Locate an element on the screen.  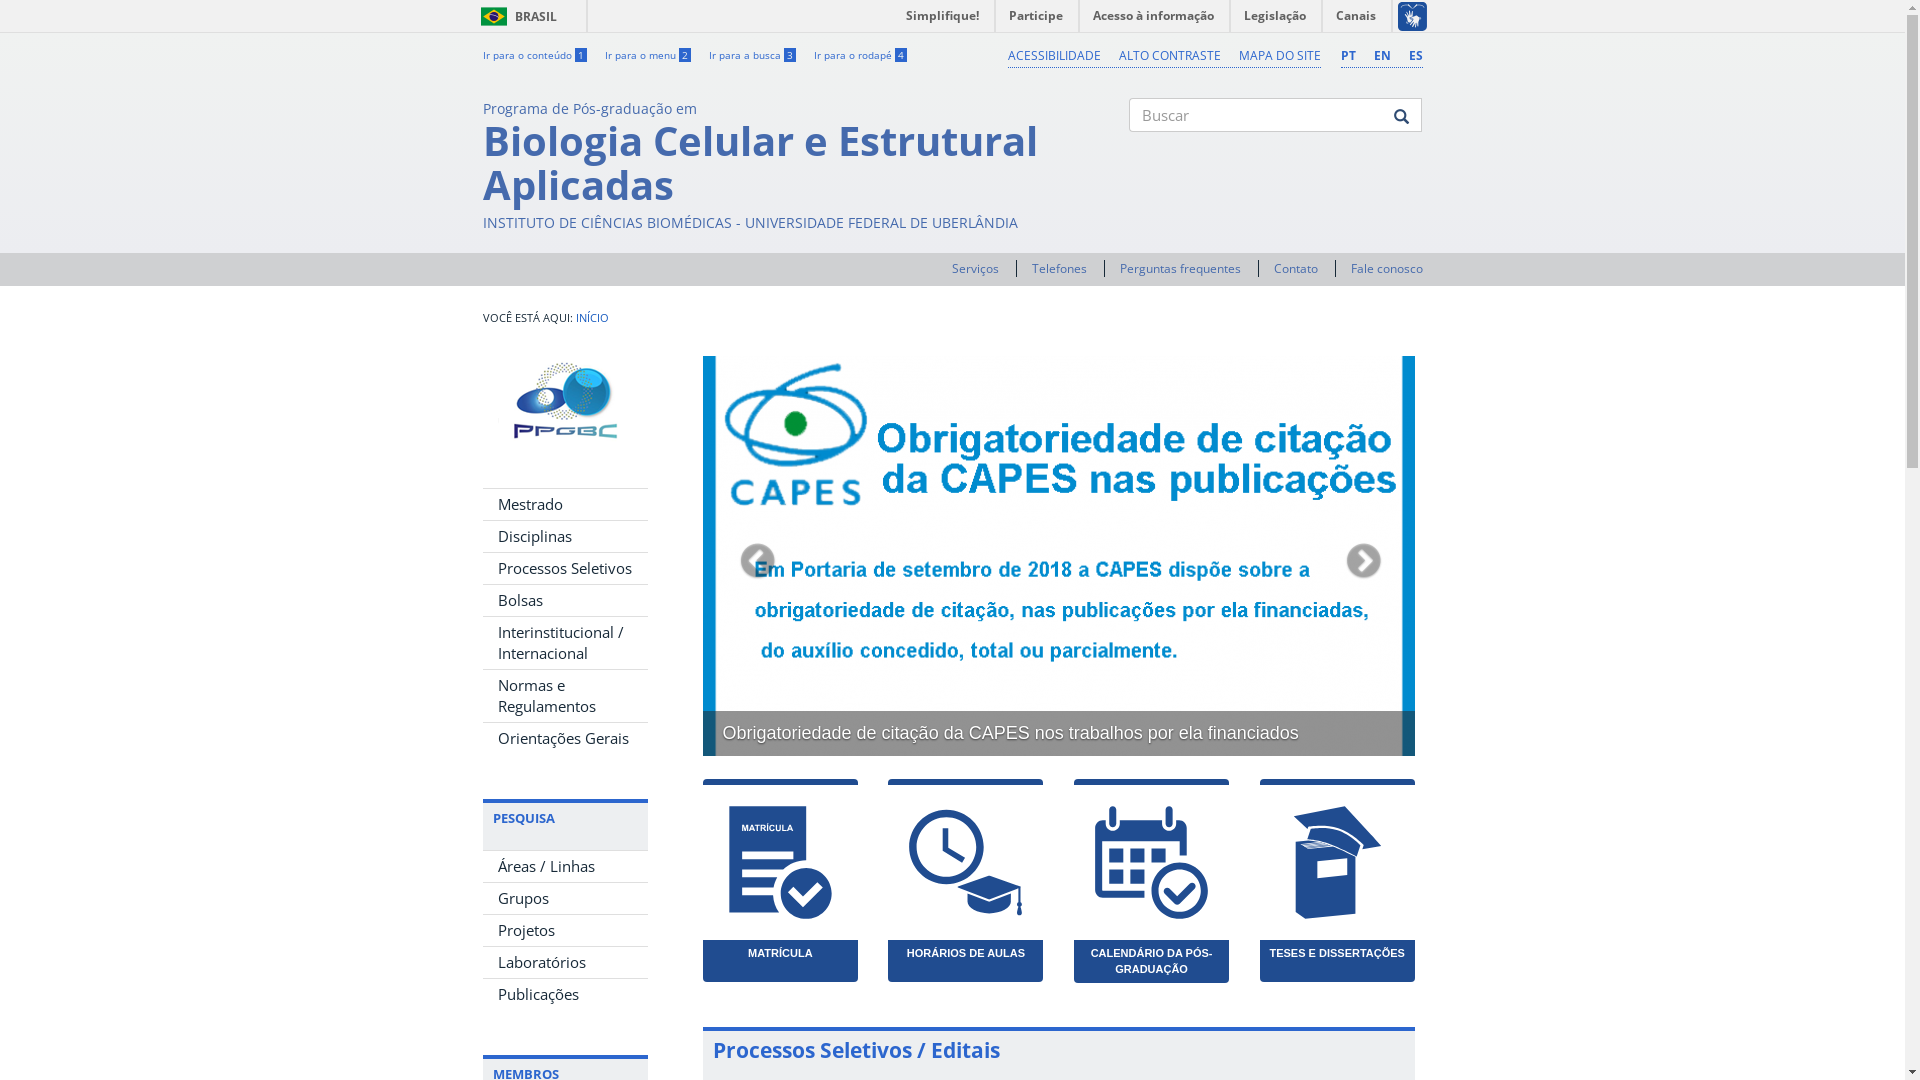
'Processos Seletivos' is located at coordinates (481, 568).